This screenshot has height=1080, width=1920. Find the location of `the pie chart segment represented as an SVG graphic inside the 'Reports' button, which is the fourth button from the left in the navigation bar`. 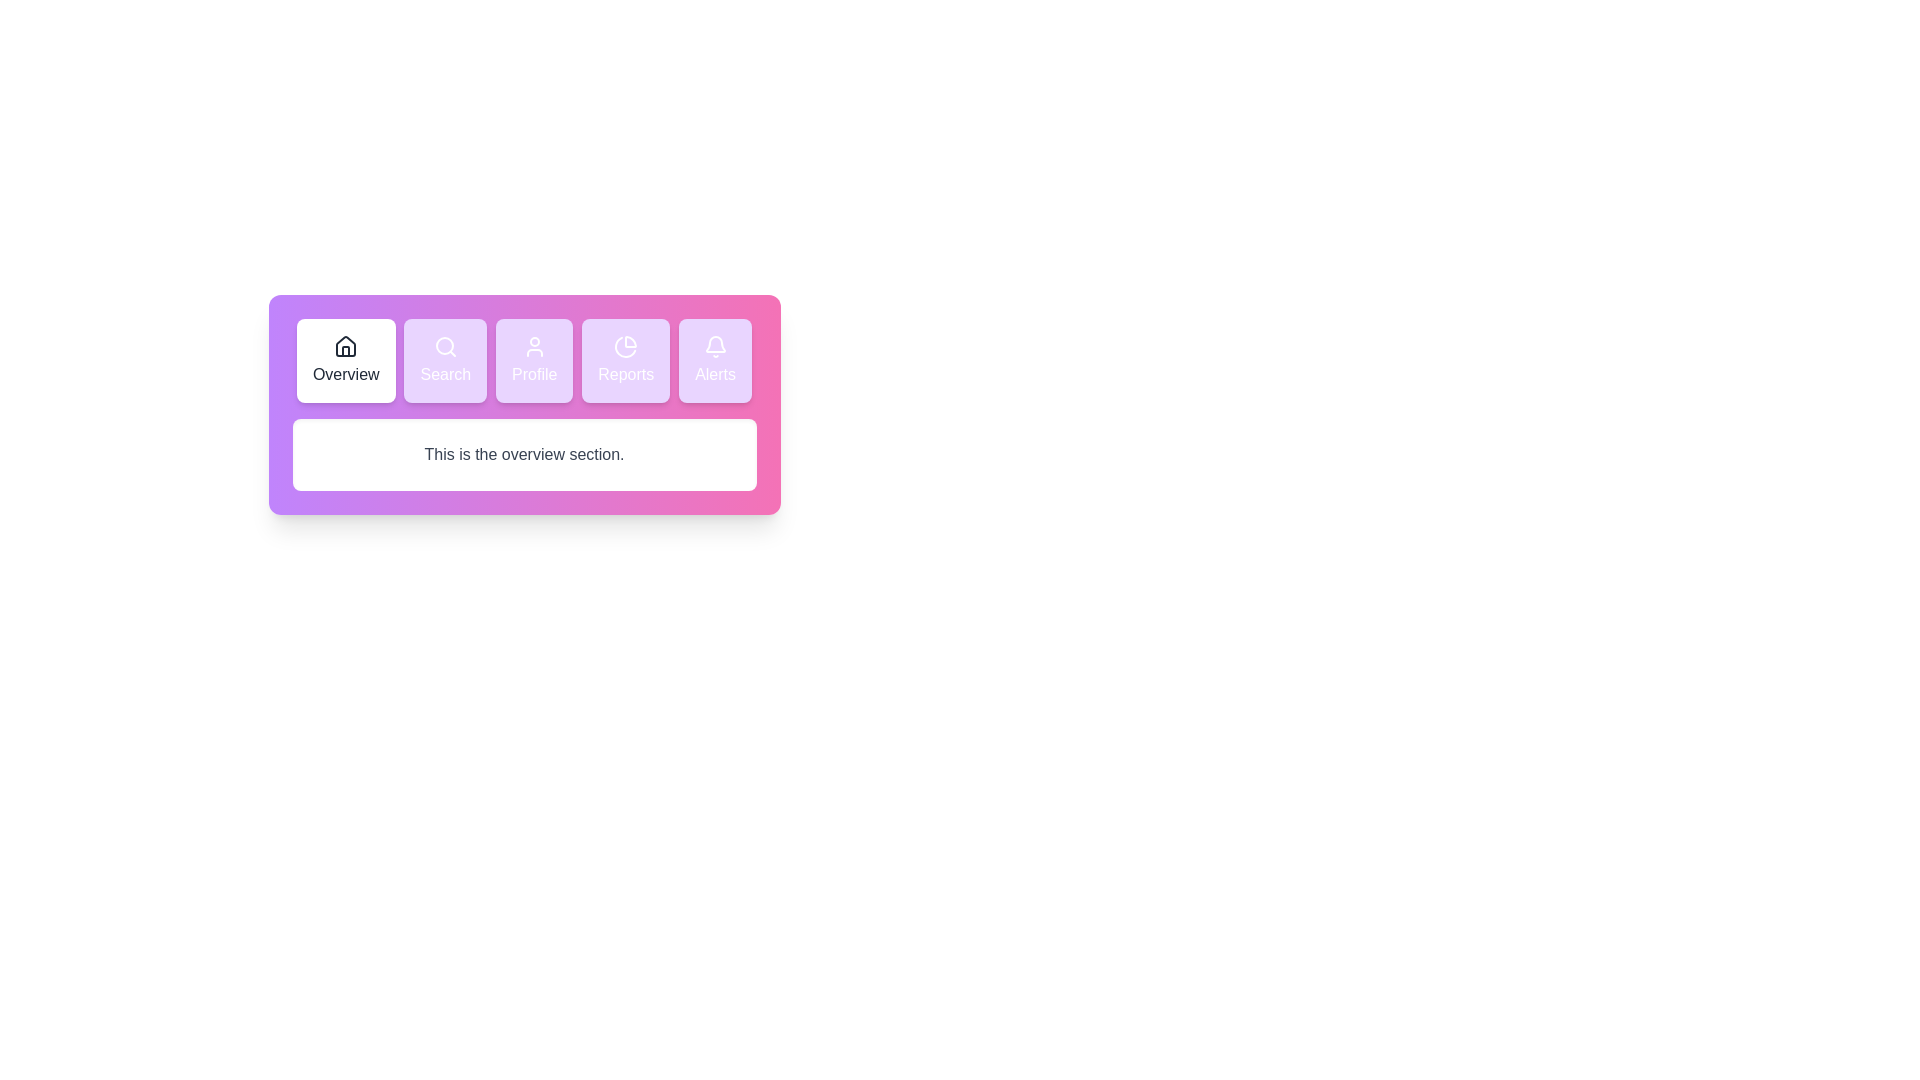

the pie chart segment represented as an SVG graphic inside the 'Reports' button, which is the fourth button from the left in the navigation bar is located at coordinates (624, 346).